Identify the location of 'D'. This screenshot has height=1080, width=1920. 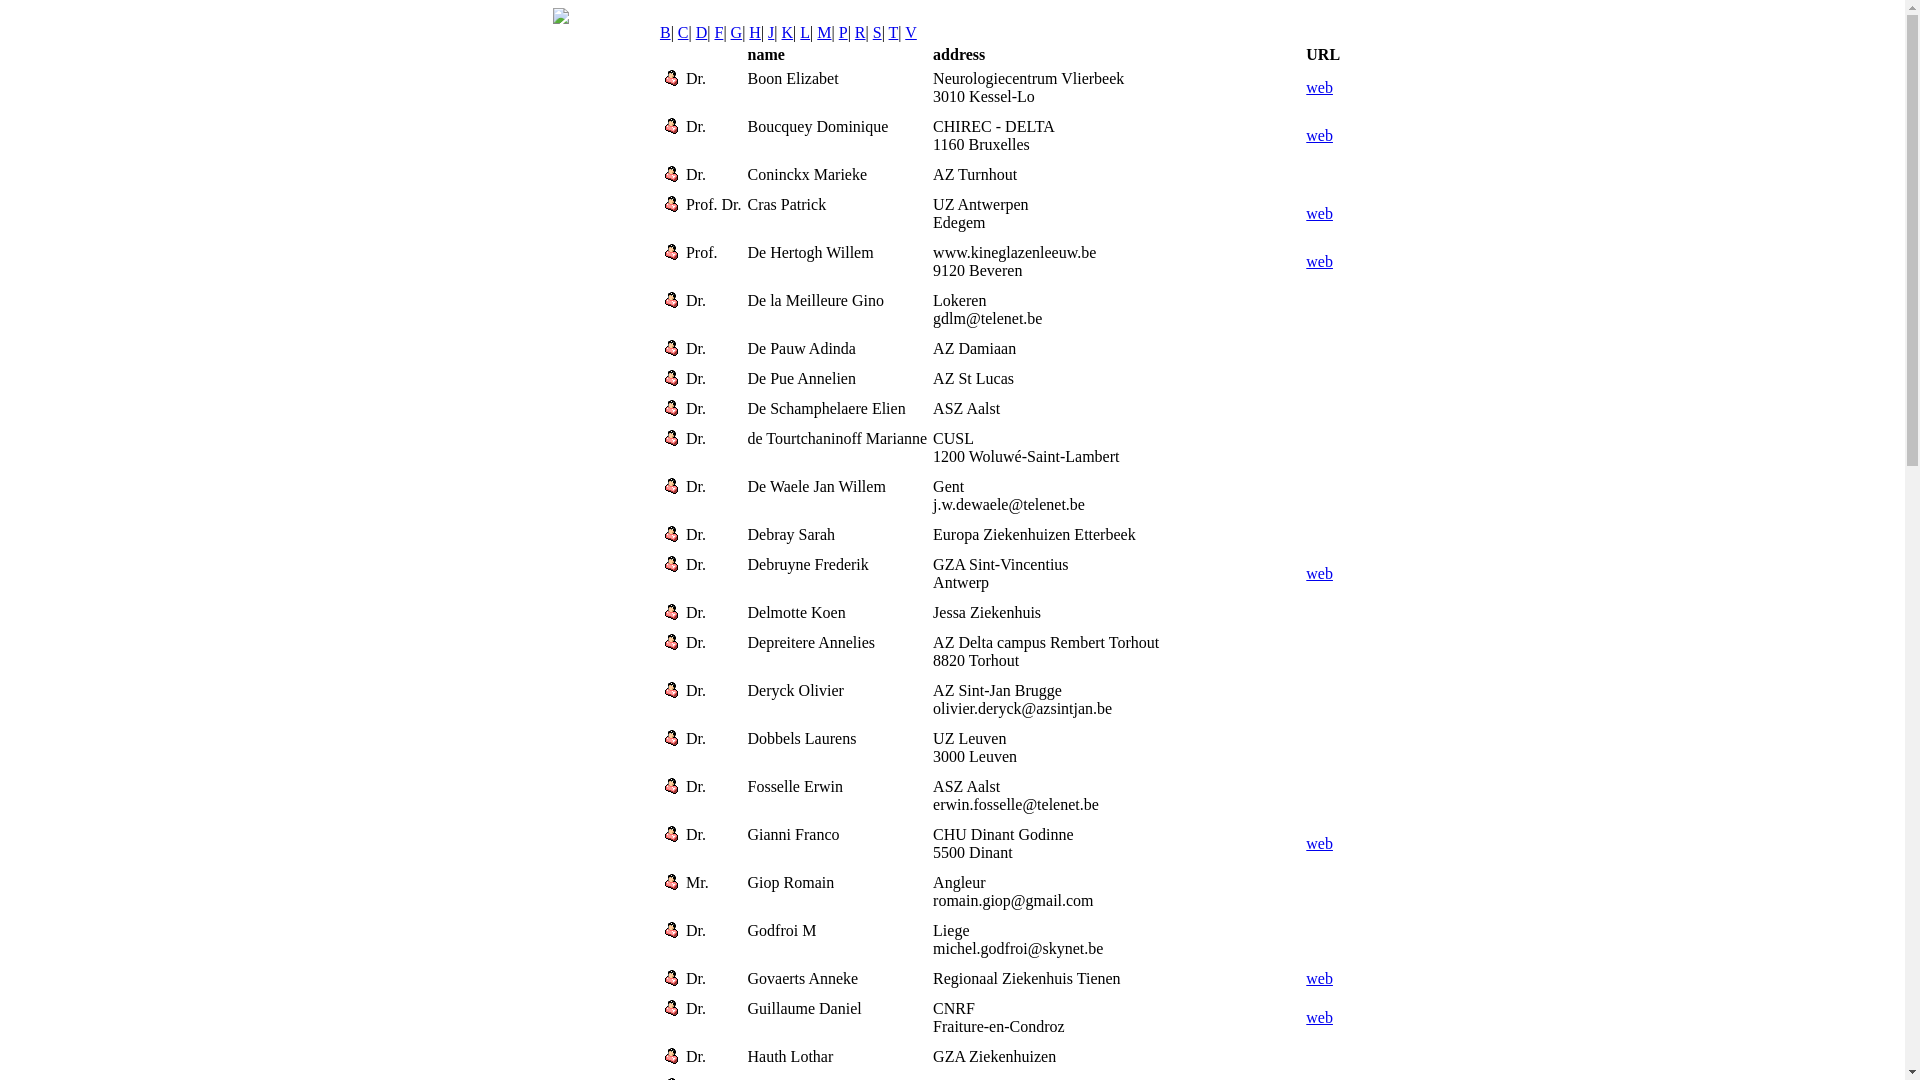
(701, 32).